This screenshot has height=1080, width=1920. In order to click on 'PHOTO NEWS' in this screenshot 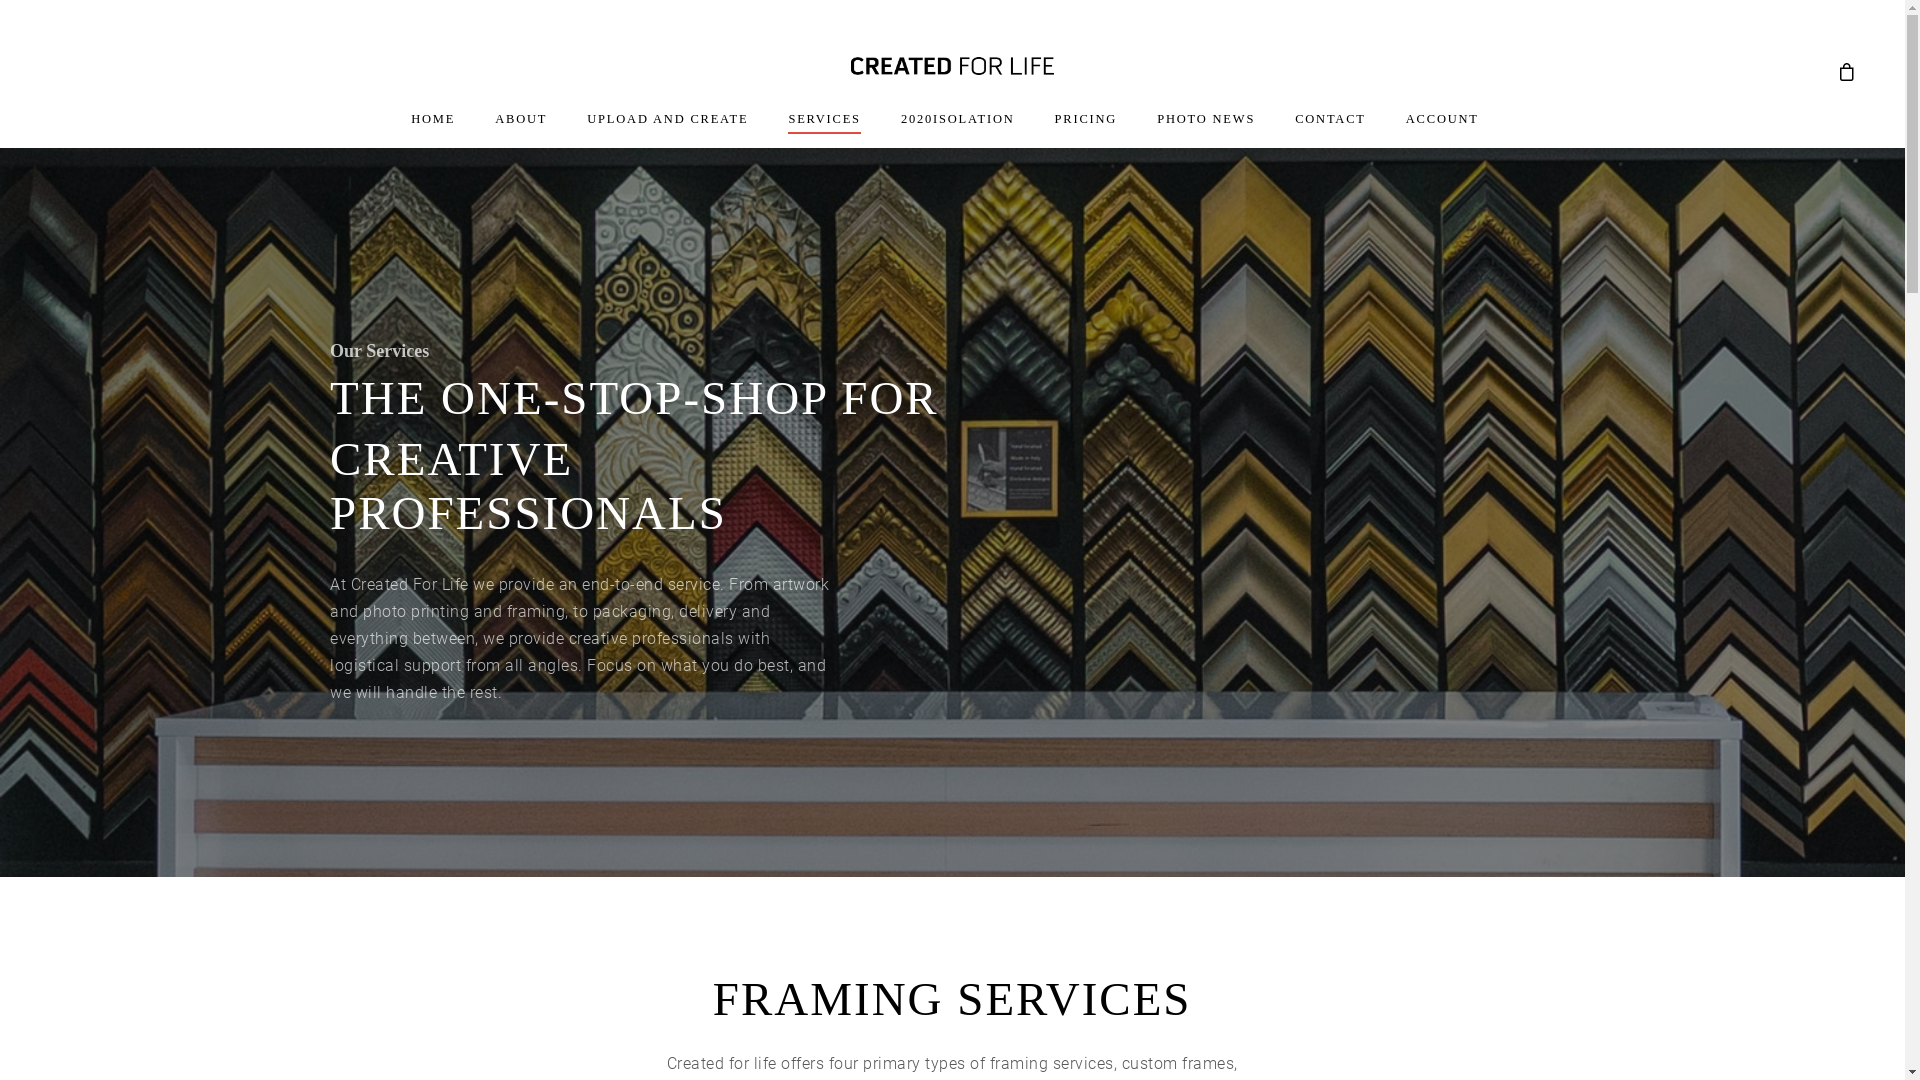, I will do `click(1204, 129)`.